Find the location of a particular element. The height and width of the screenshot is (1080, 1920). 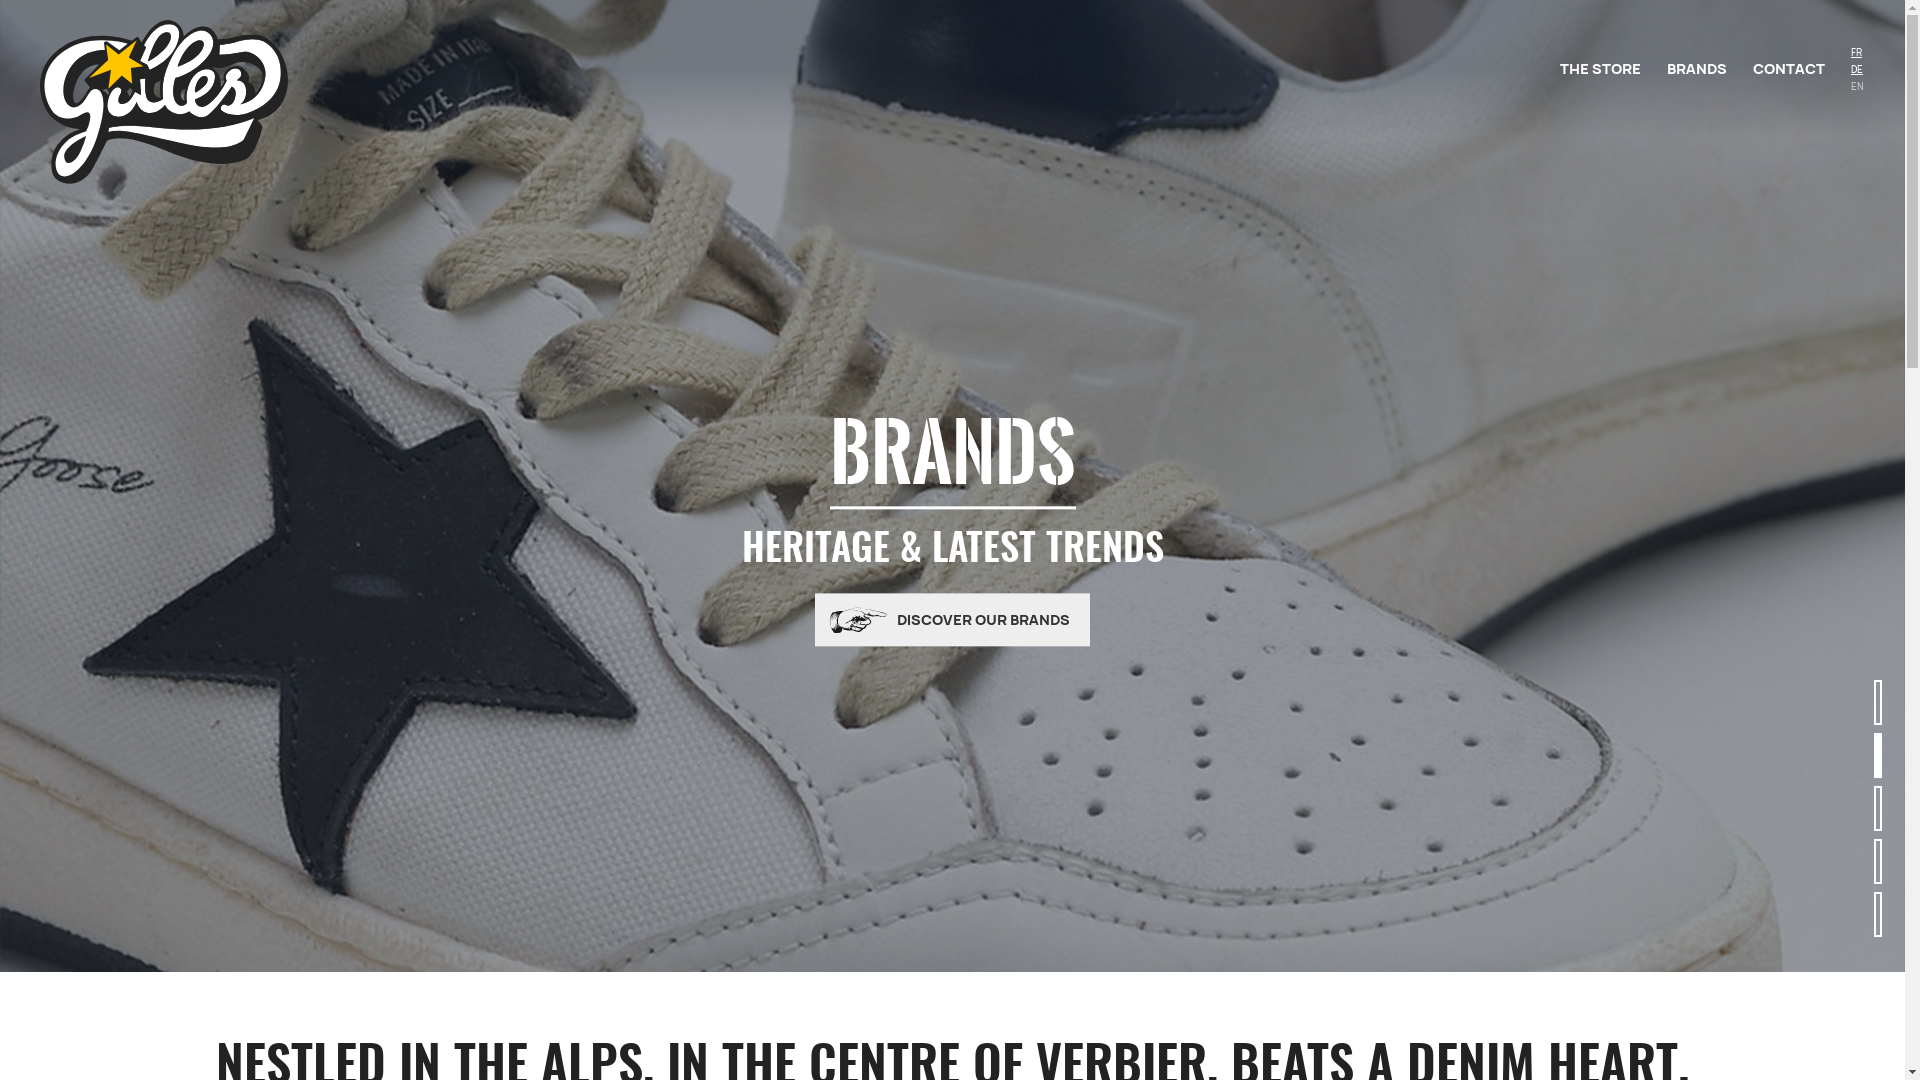

'DE' is located at coordinates (1850, 67).